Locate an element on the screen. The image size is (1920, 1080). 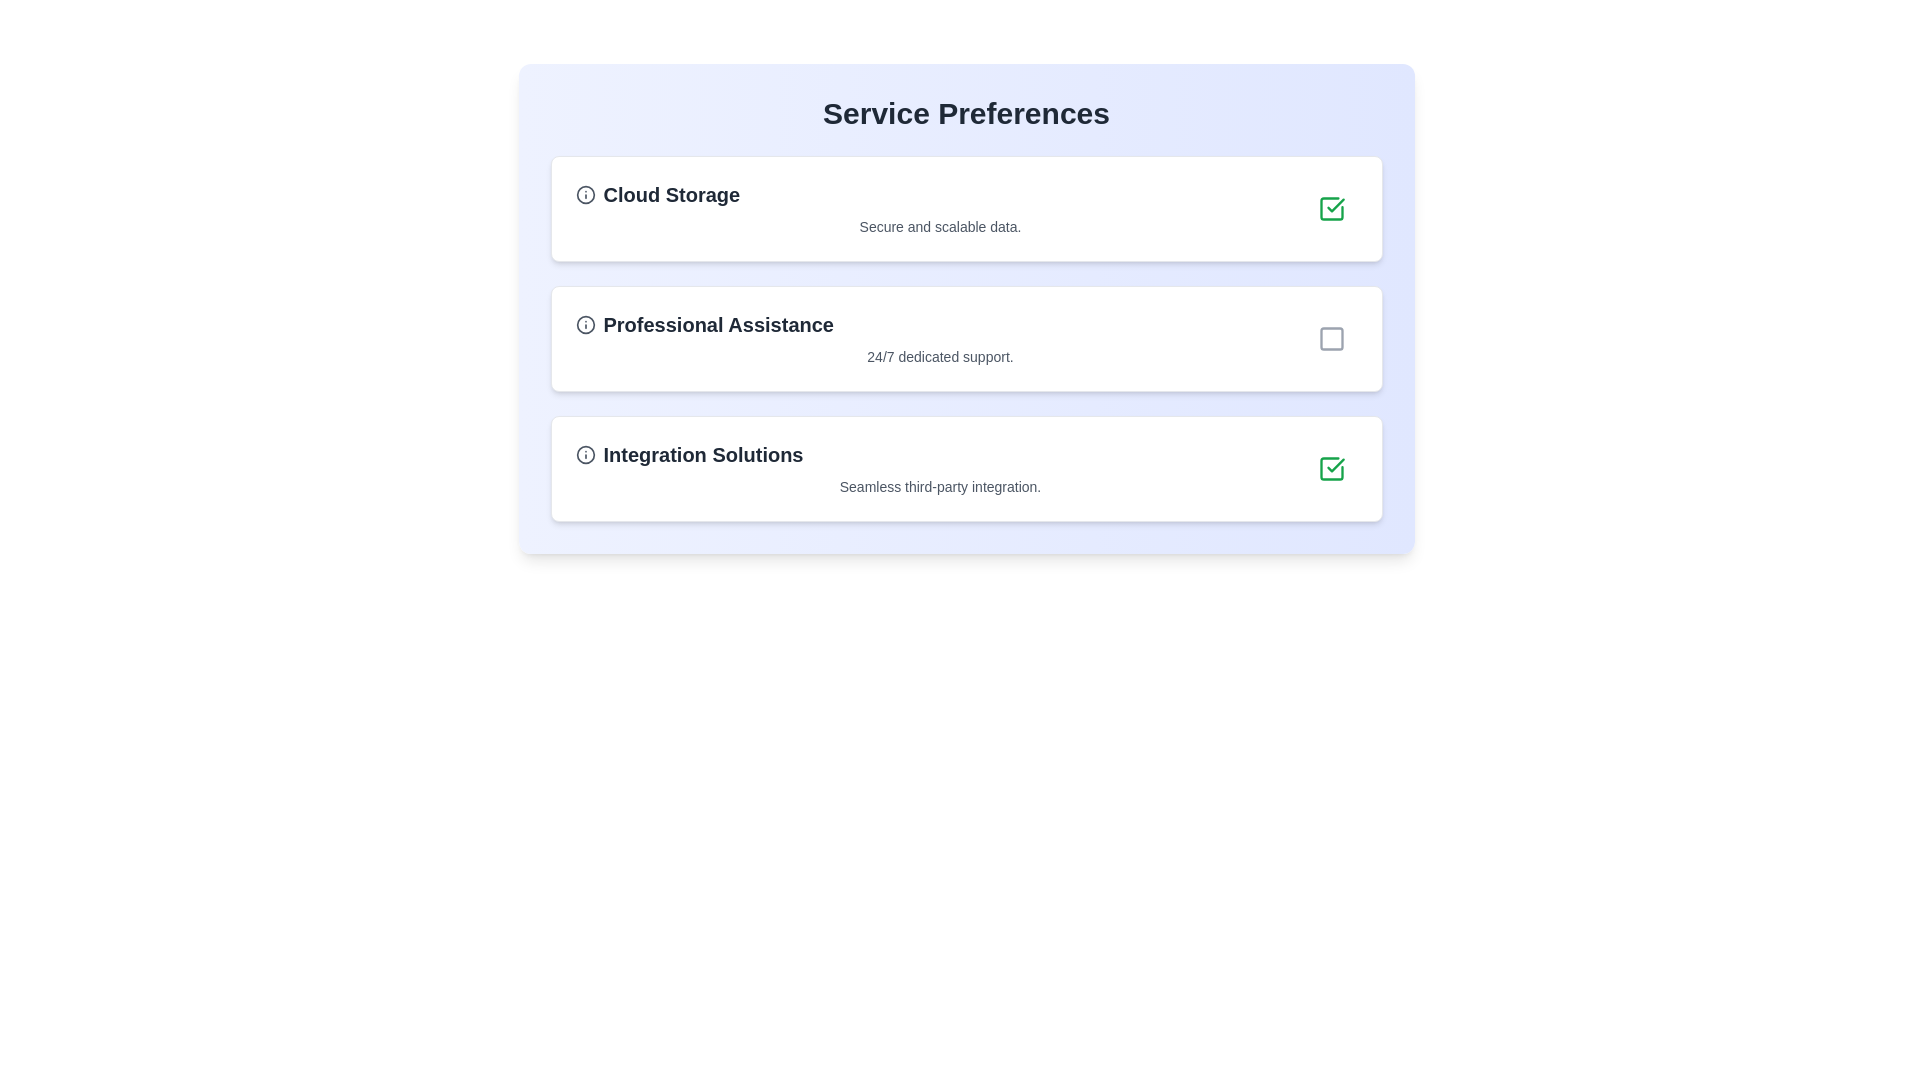
details of the 'Integration Solutions' informative card, which is the third card in the vertical list under 'Service Preferences' is located at coordinates (966, 469).